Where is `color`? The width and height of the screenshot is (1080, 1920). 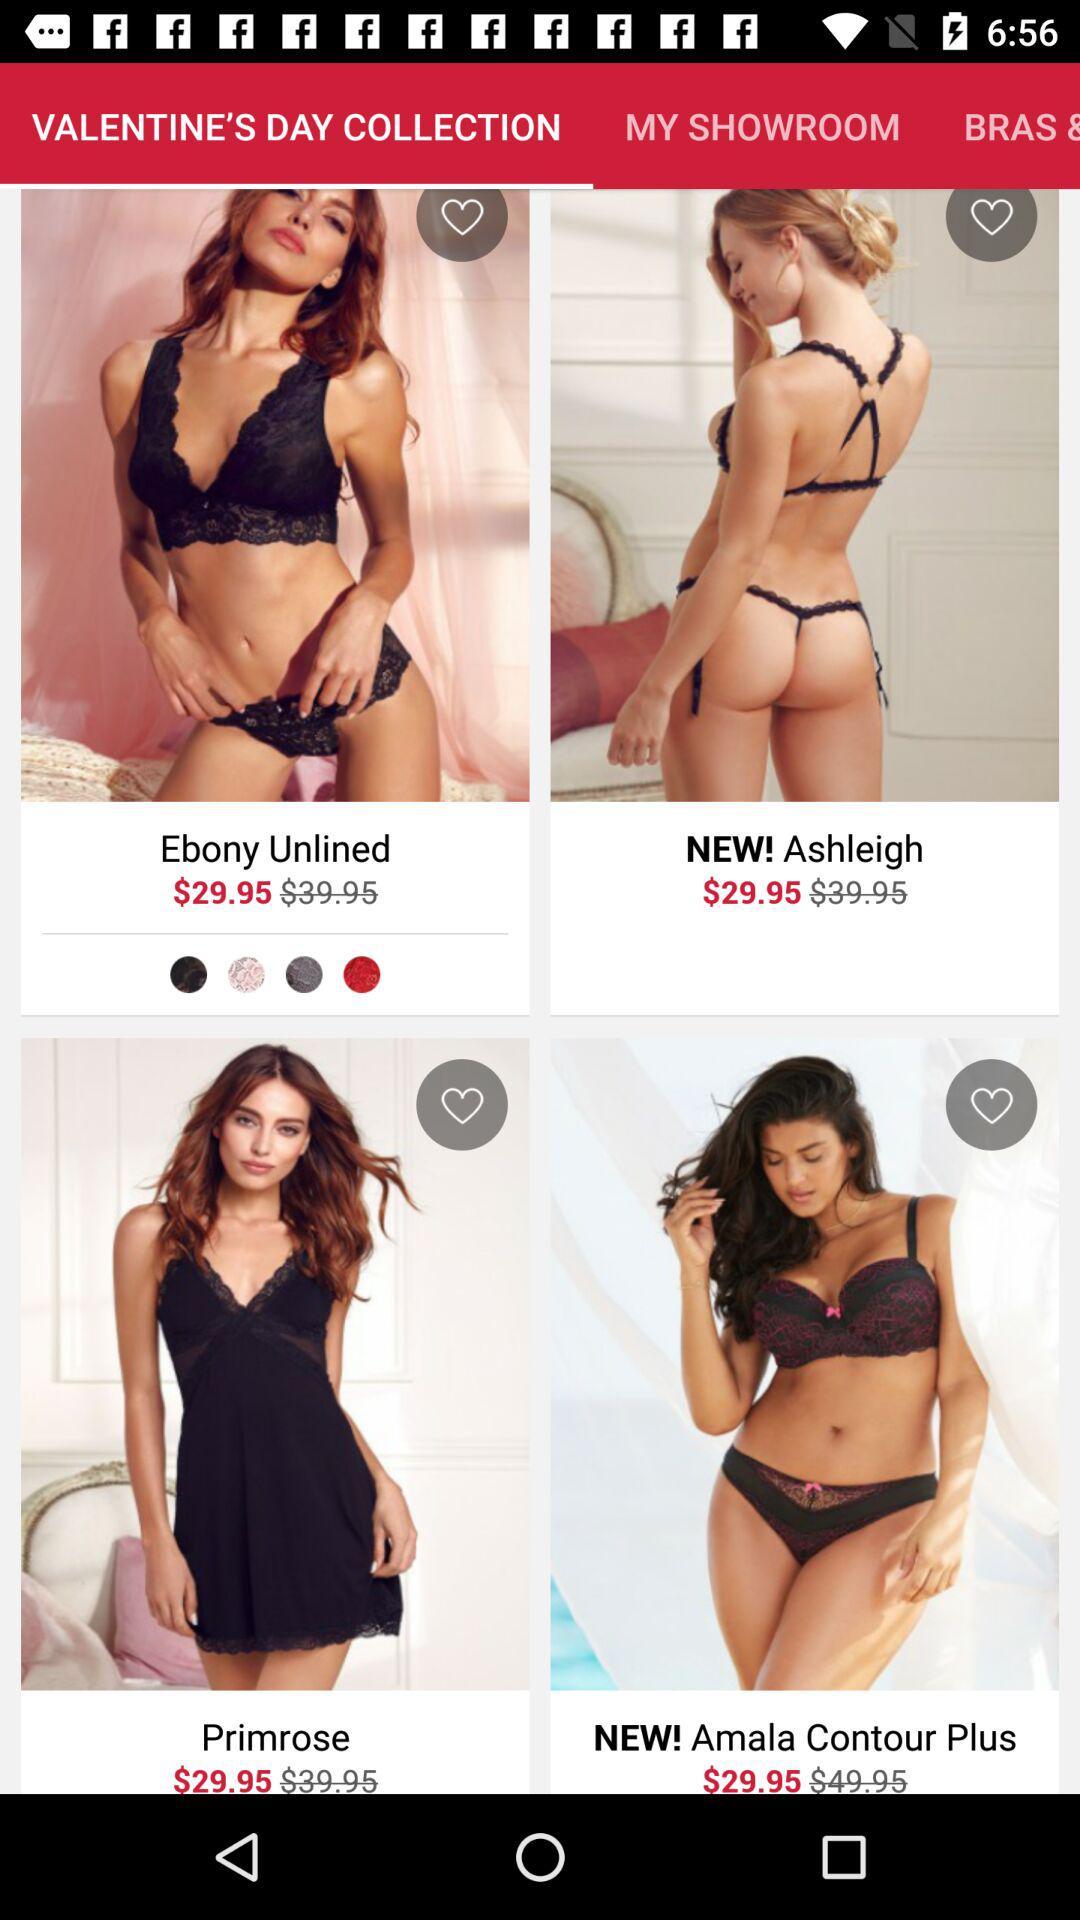
color is located at coordinates (304, 974).